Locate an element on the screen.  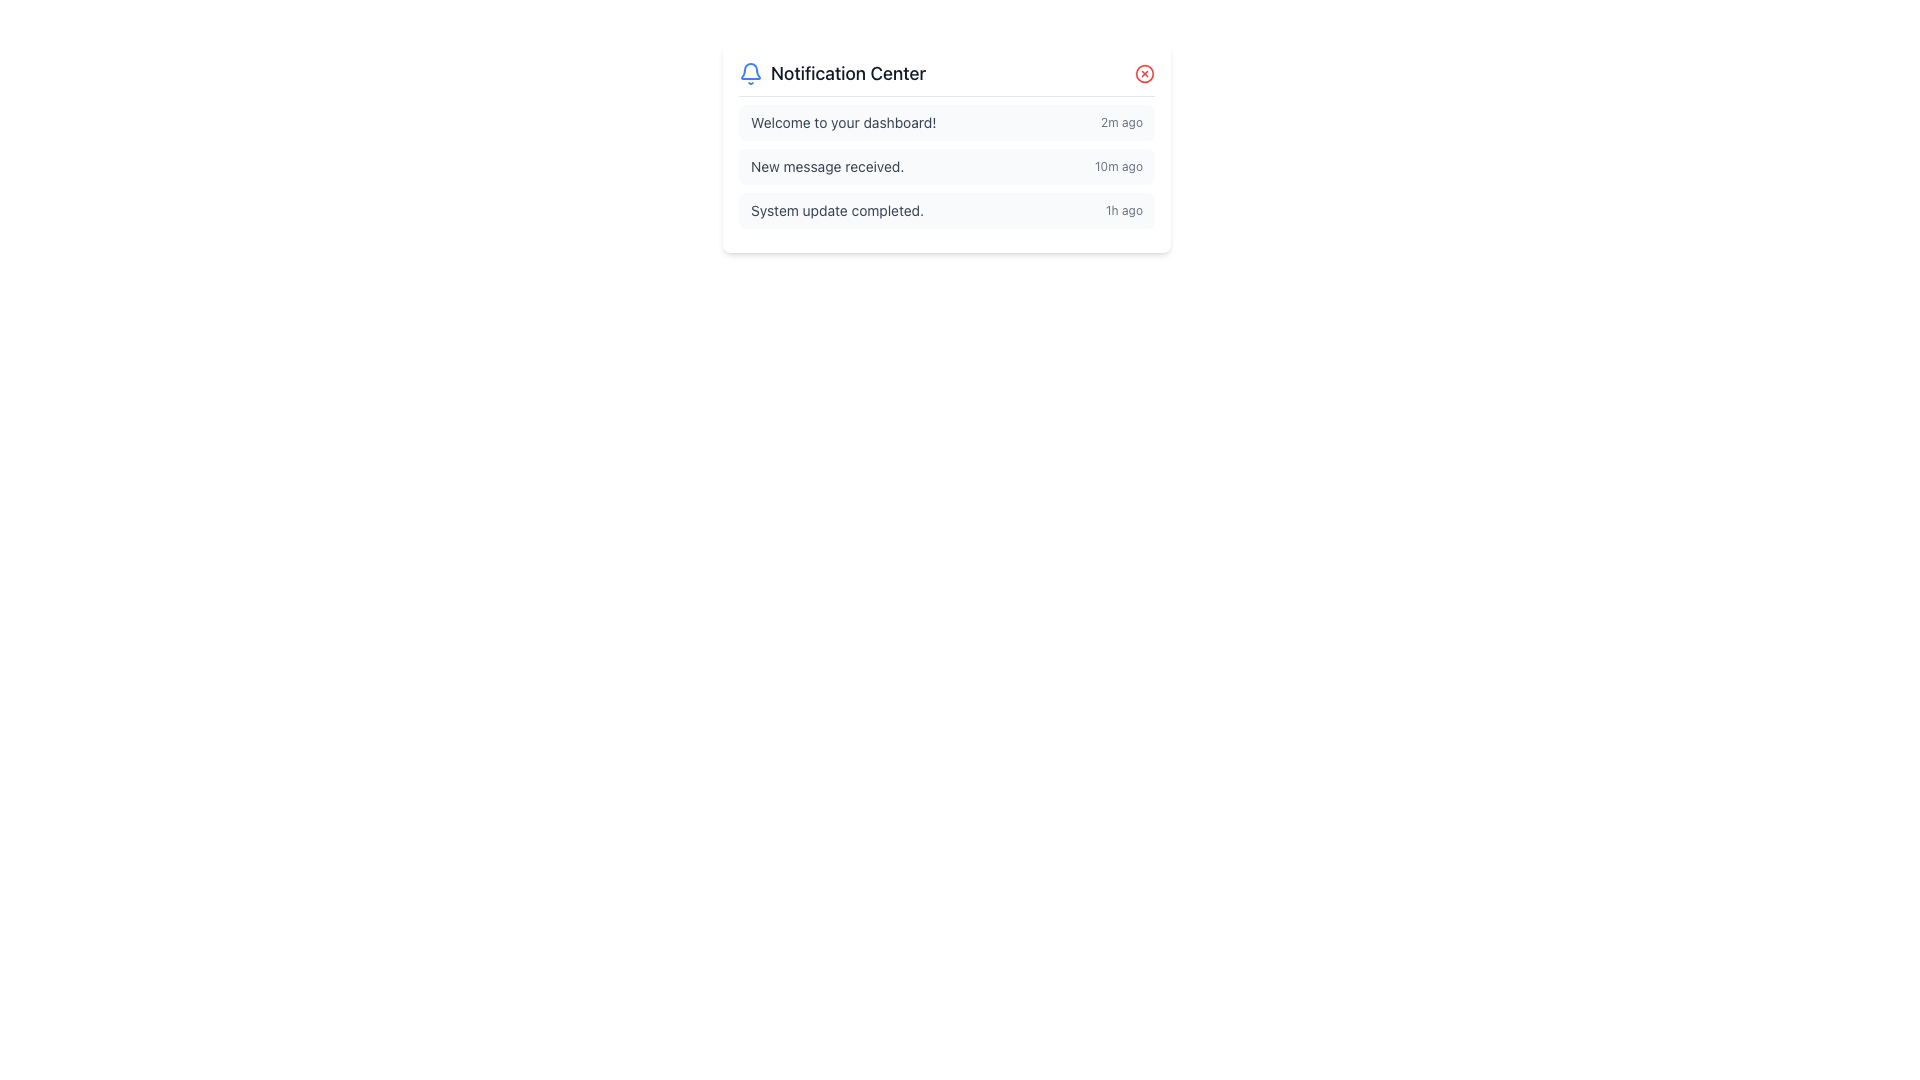
the timestamp text label that indicates when the notification occurred, located in the lower-right section of the notification entry labeled 'System update completed.' is located at coordinates (1124, 211).